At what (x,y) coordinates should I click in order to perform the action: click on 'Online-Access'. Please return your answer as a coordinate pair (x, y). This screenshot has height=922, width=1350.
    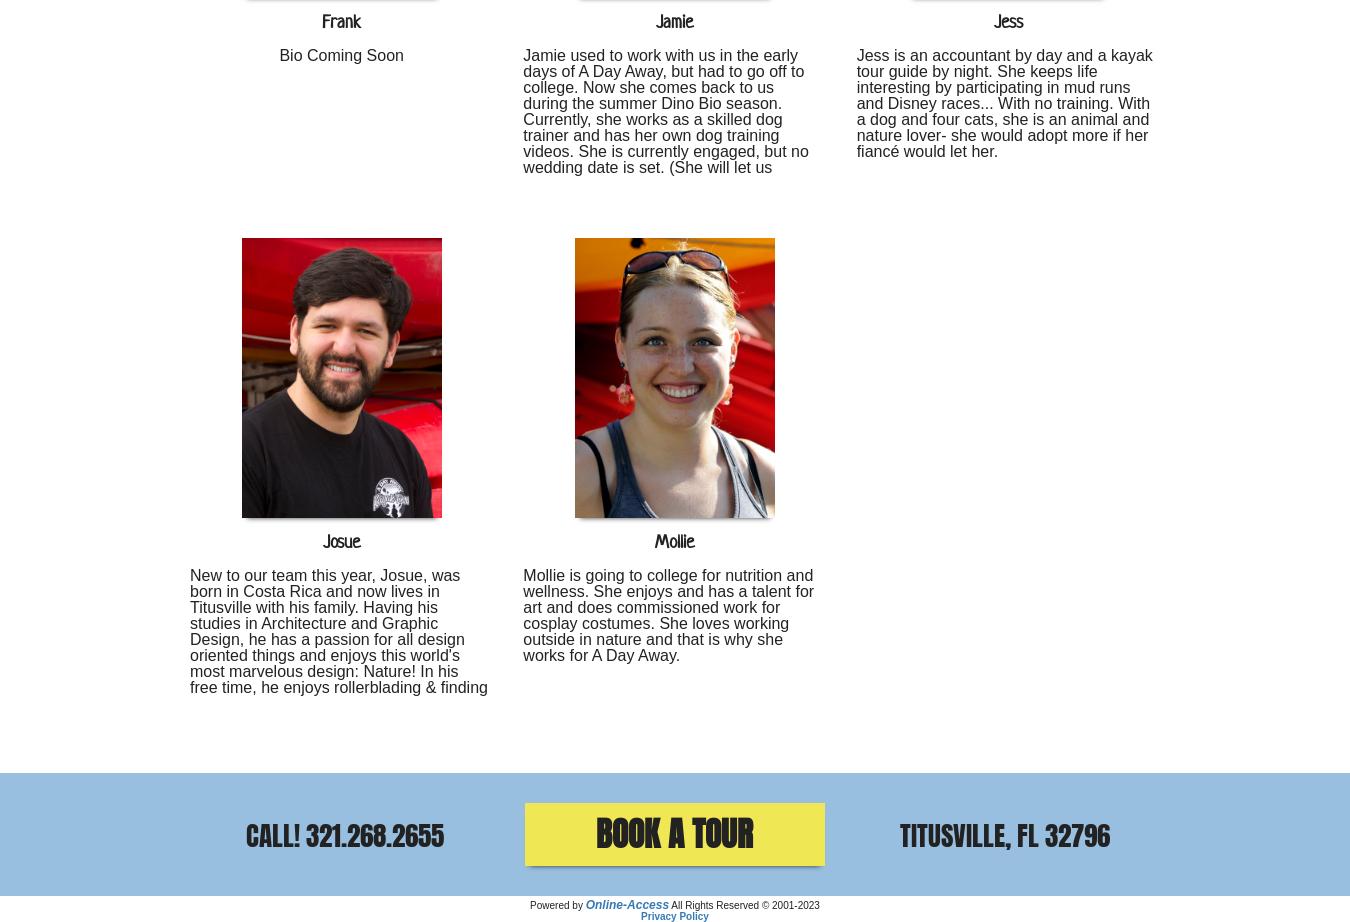
    Looking at the image, I should click on (626, 904).